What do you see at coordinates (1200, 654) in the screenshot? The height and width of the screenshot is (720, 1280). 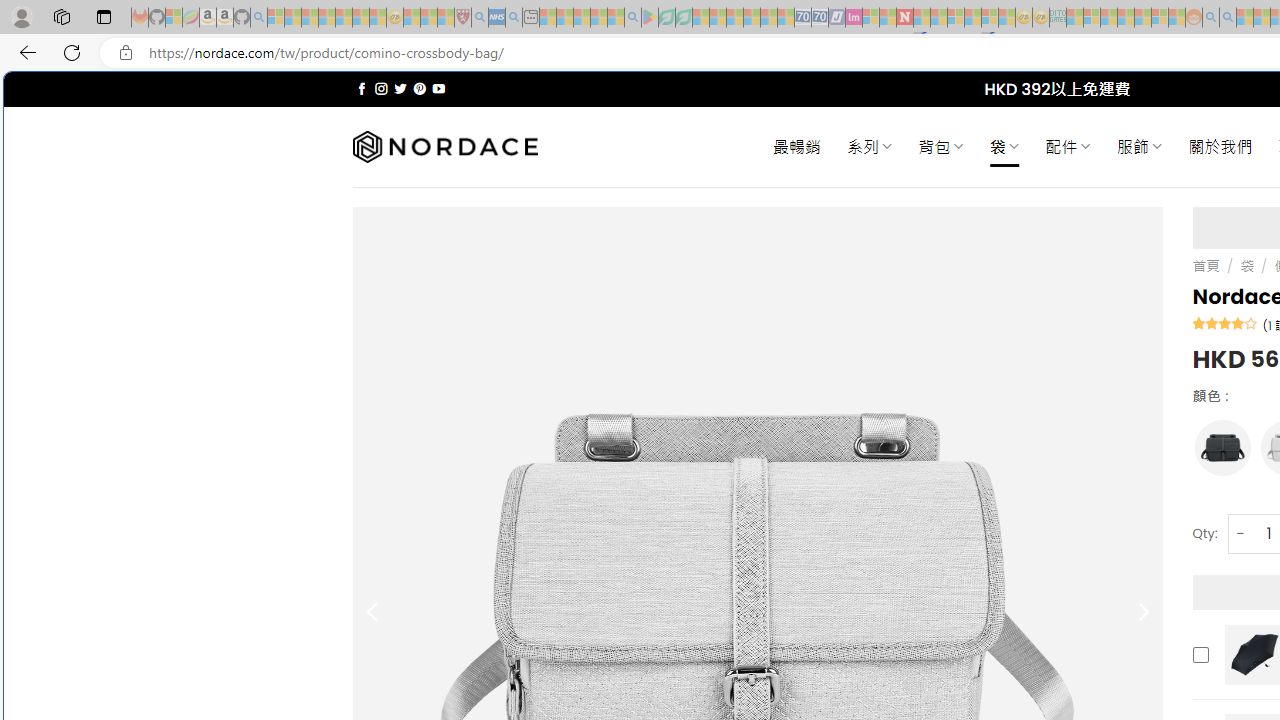 I see `'Add this product to cart'` at bounding box center [1200, 654].